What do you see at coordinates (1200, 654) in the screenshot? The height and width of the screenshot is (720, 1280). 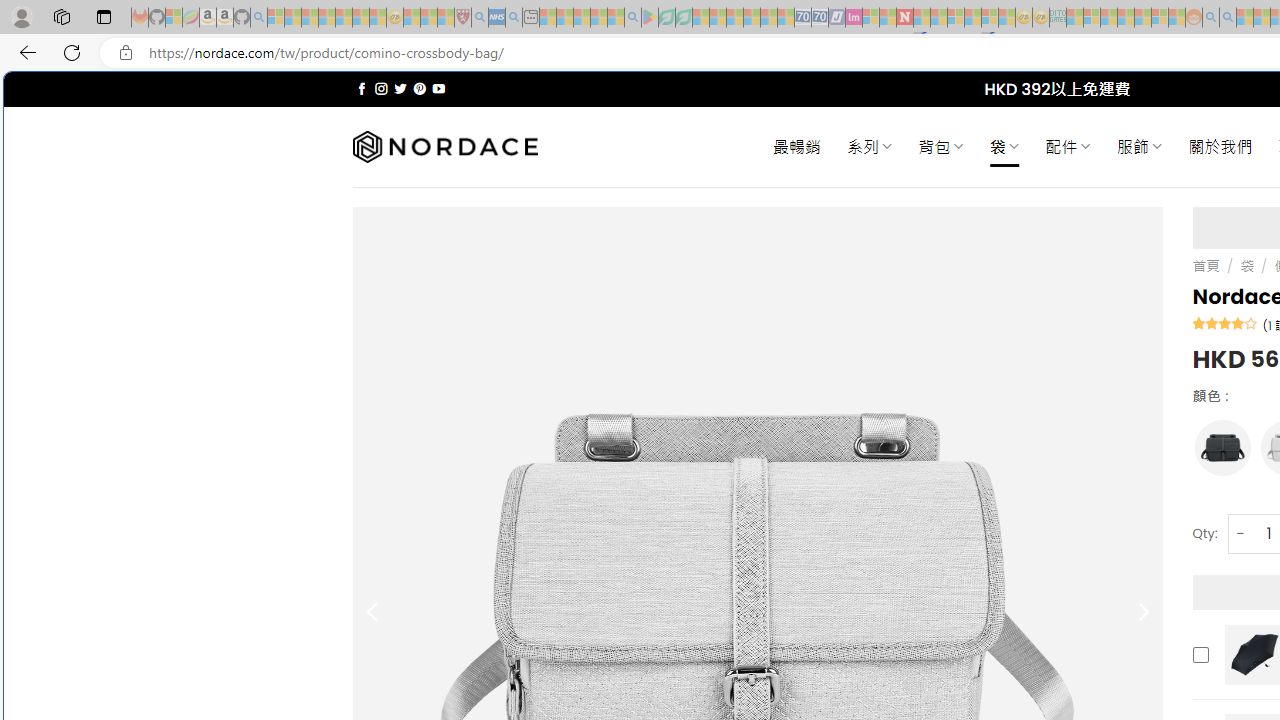 I see `'Add this product to cart'` at bounding box center [1200, 654].